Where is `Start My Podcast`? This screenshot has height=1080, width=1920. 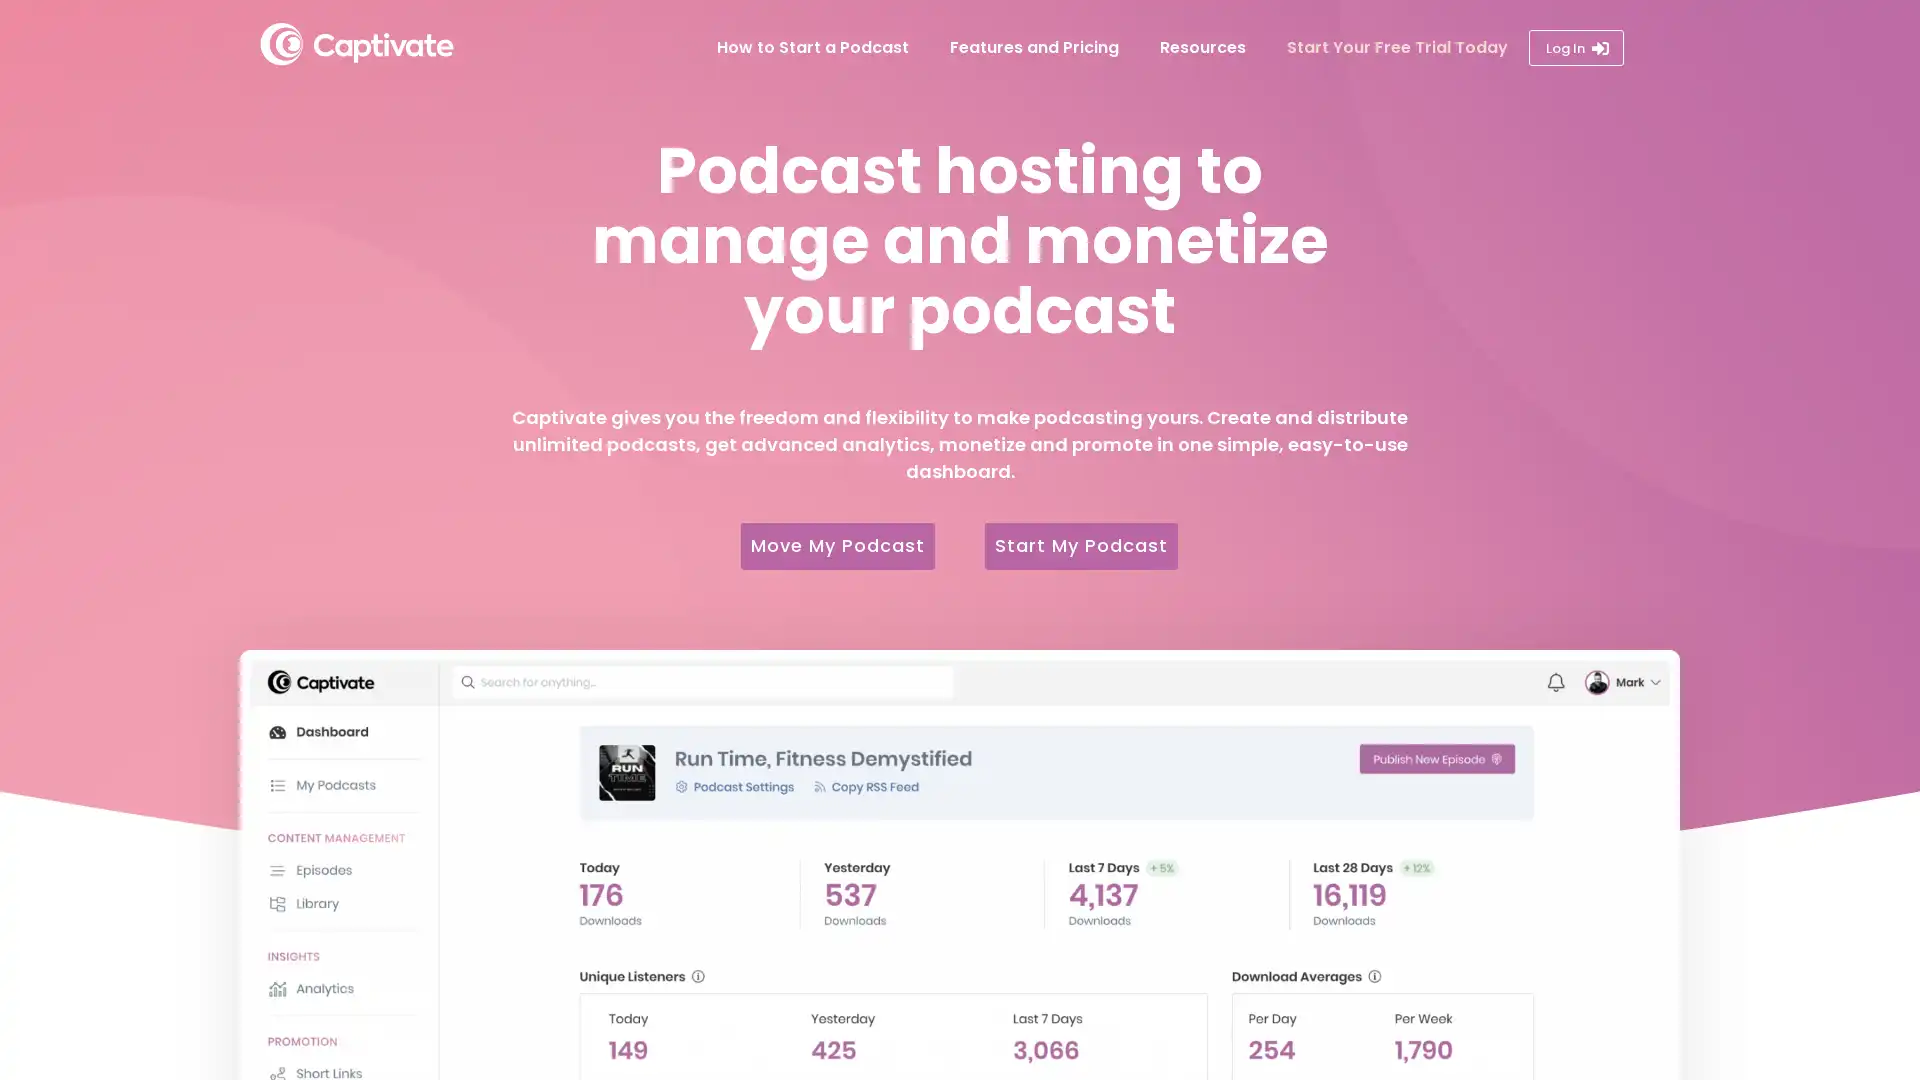 Start My Podcast is located at coordinates (1088, 545).